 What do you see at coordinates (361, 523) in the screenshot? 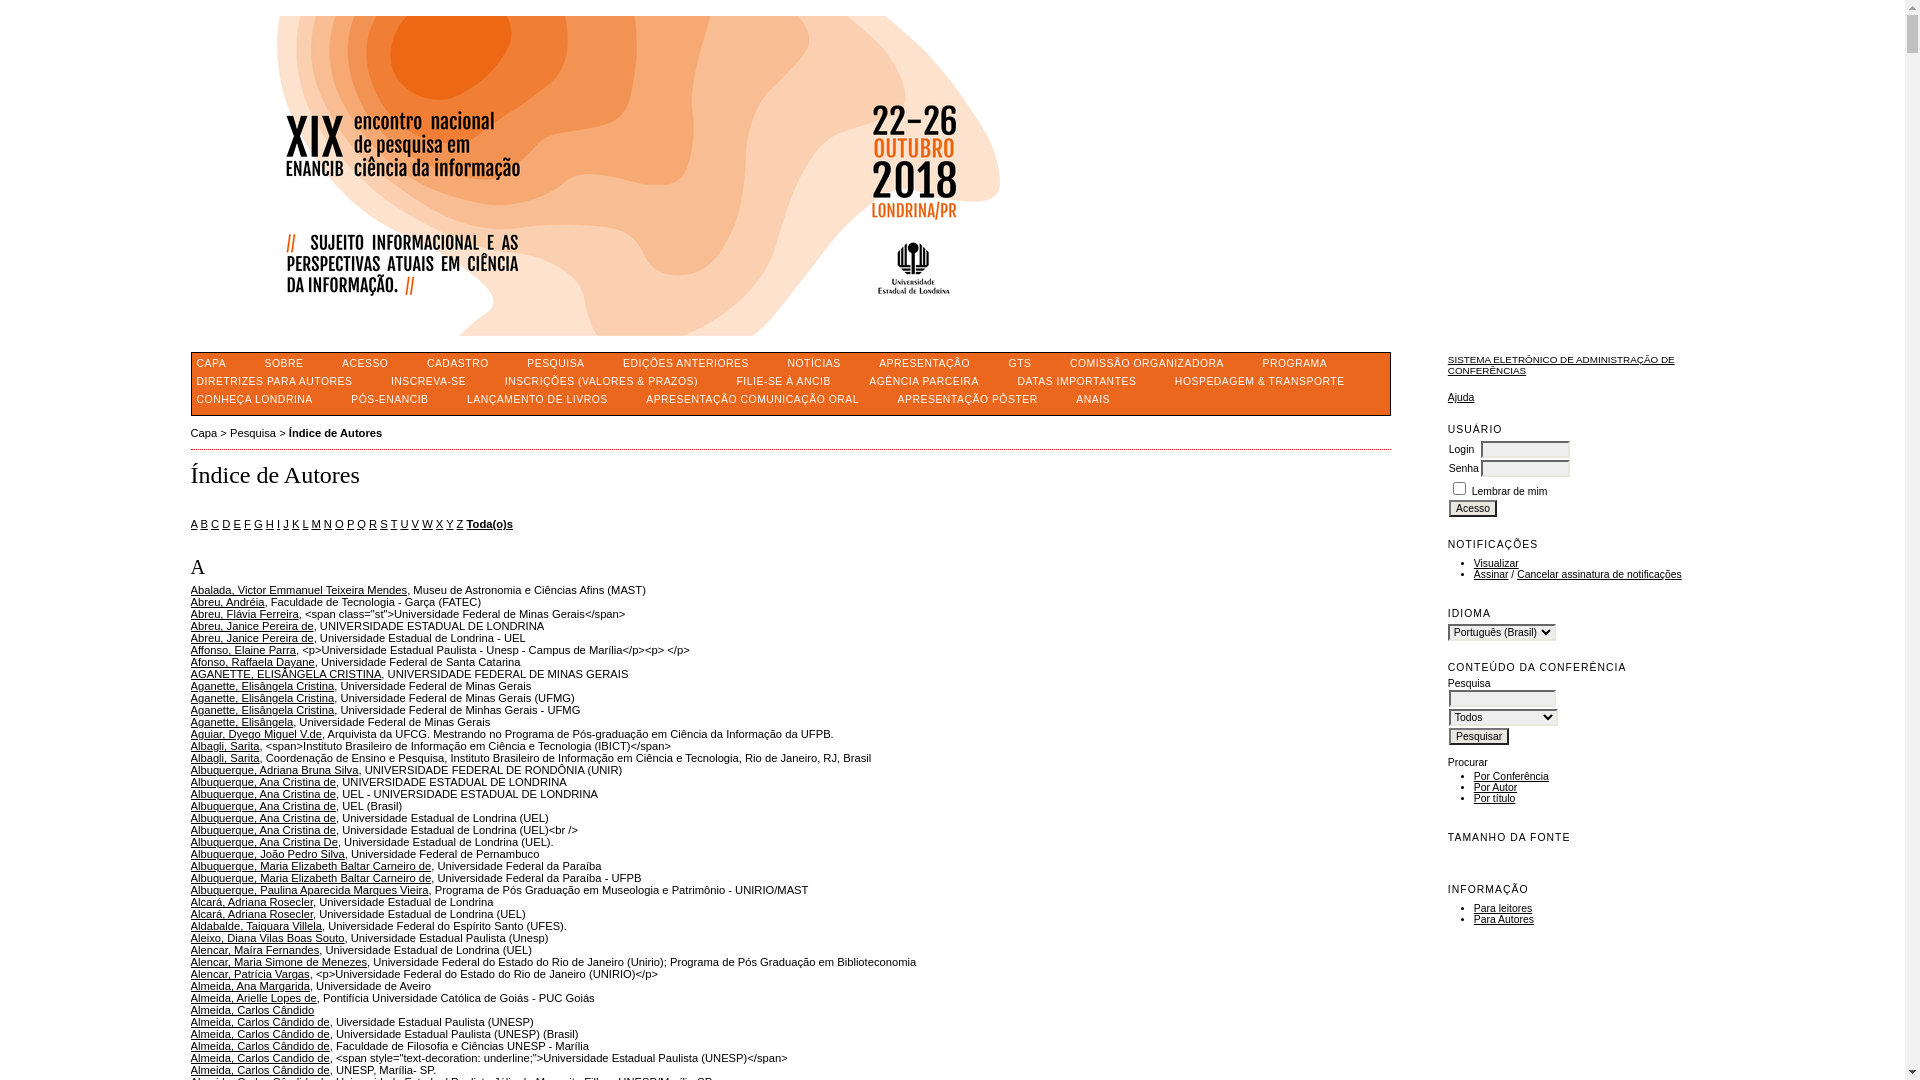
I see `'Q'` at bounding box center [361, 523].